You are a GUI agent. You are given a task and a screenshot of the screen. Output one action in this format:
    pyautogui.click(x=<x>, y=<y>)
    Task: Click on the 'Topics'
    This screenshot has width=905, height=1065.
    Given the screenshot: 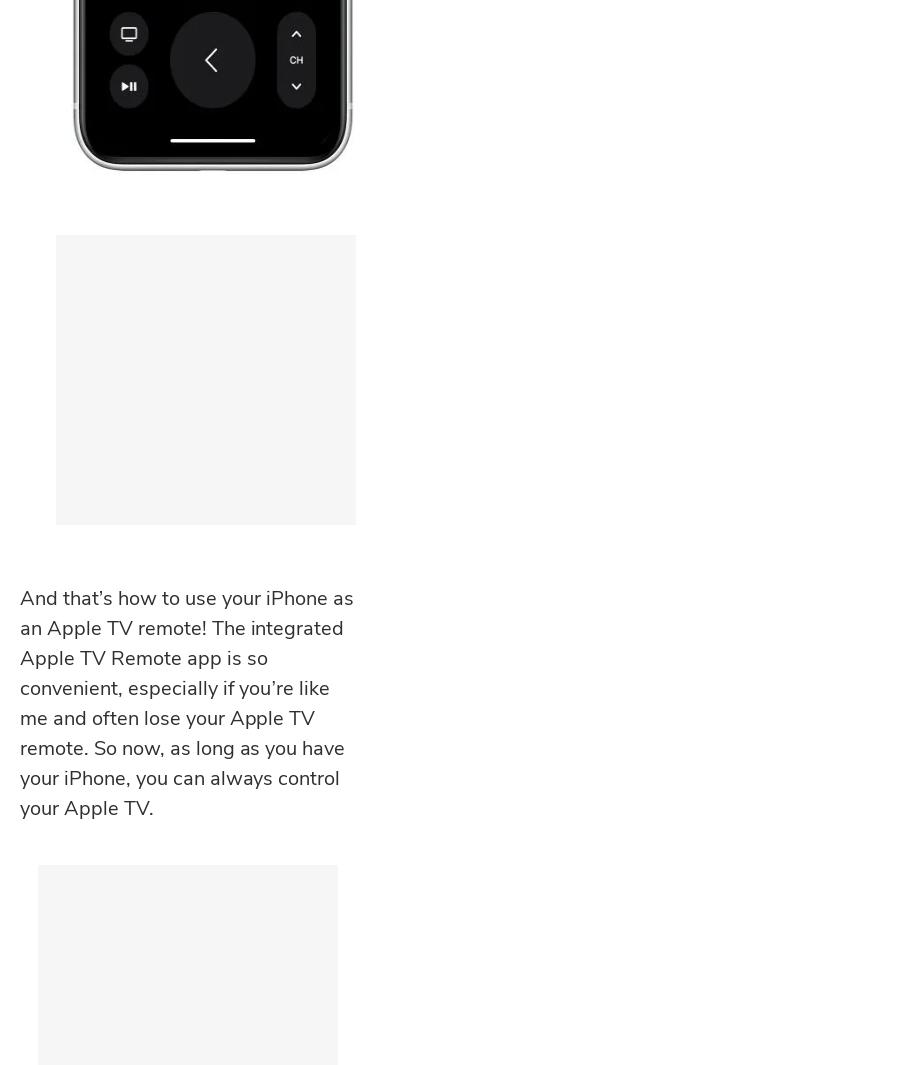 What is the action you would take?
    pyautogui.click(x=48, y=802)
    